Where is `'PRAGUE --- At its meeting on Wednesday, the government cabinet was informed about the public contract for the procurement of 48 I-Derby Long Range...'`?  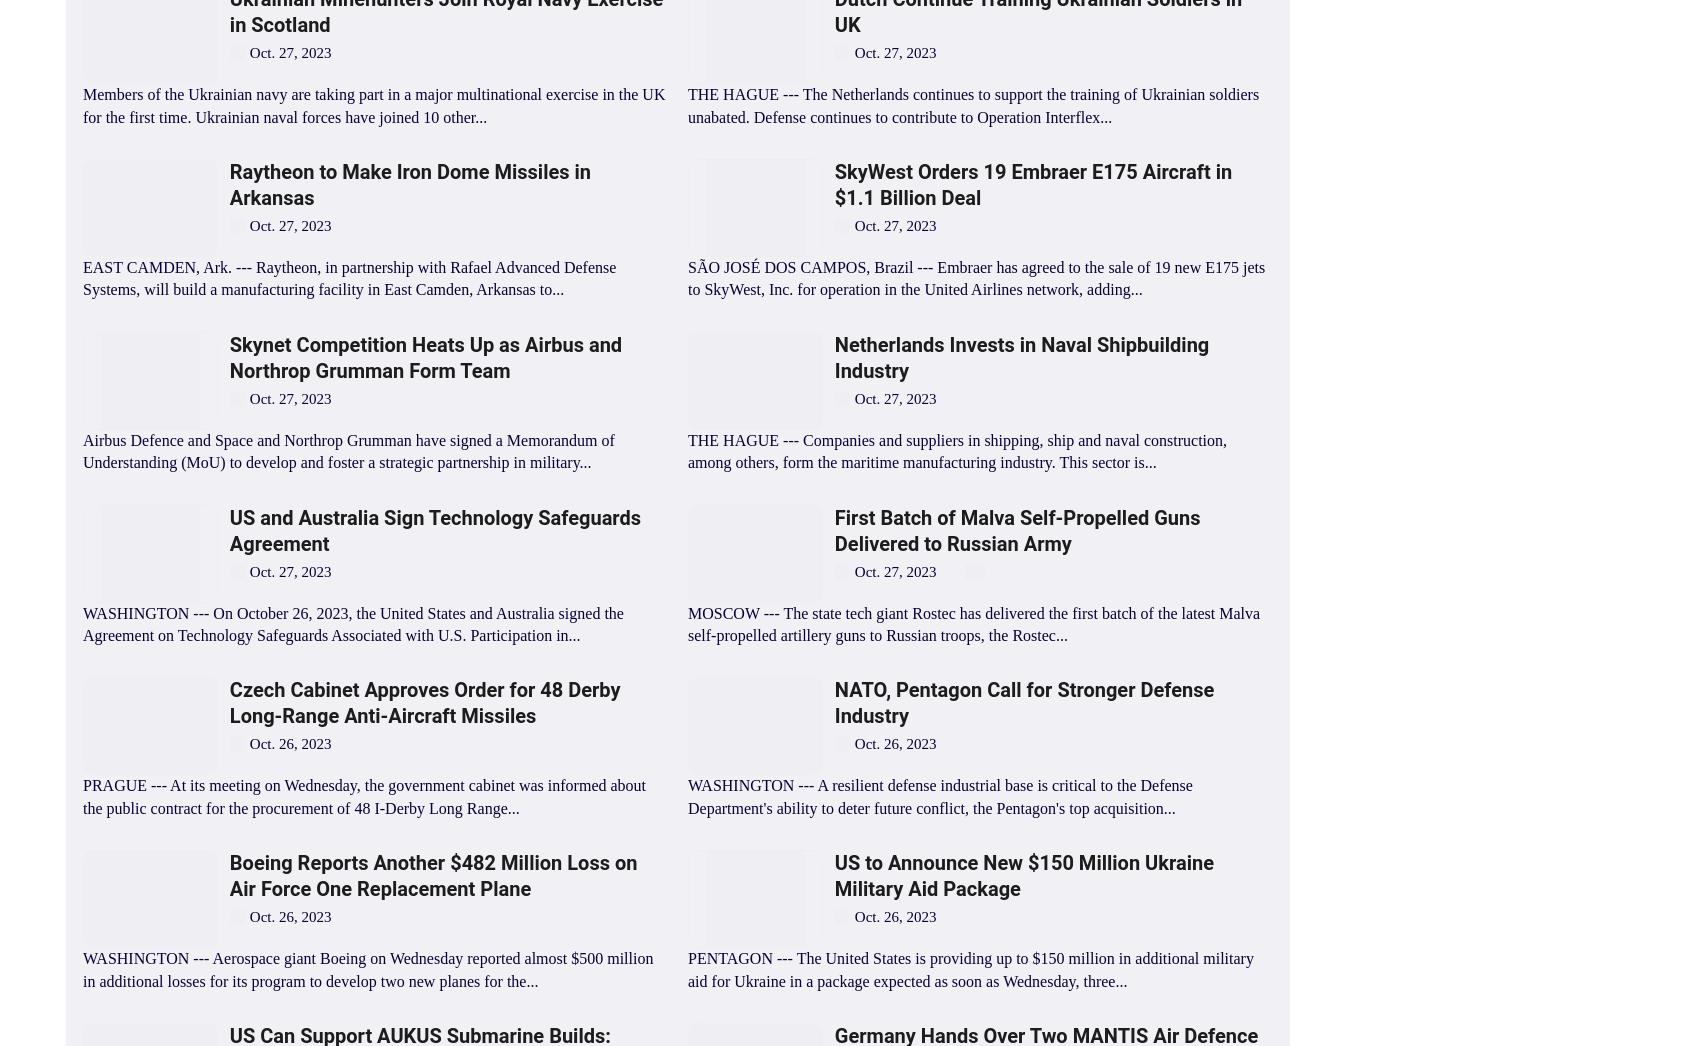
'PRAGUE --- At its meeting on Wednesday, the government cabinet was informed about the public contract for the procurement of 48 I-Derby Long Range...' is located at coordinates (83, 796).